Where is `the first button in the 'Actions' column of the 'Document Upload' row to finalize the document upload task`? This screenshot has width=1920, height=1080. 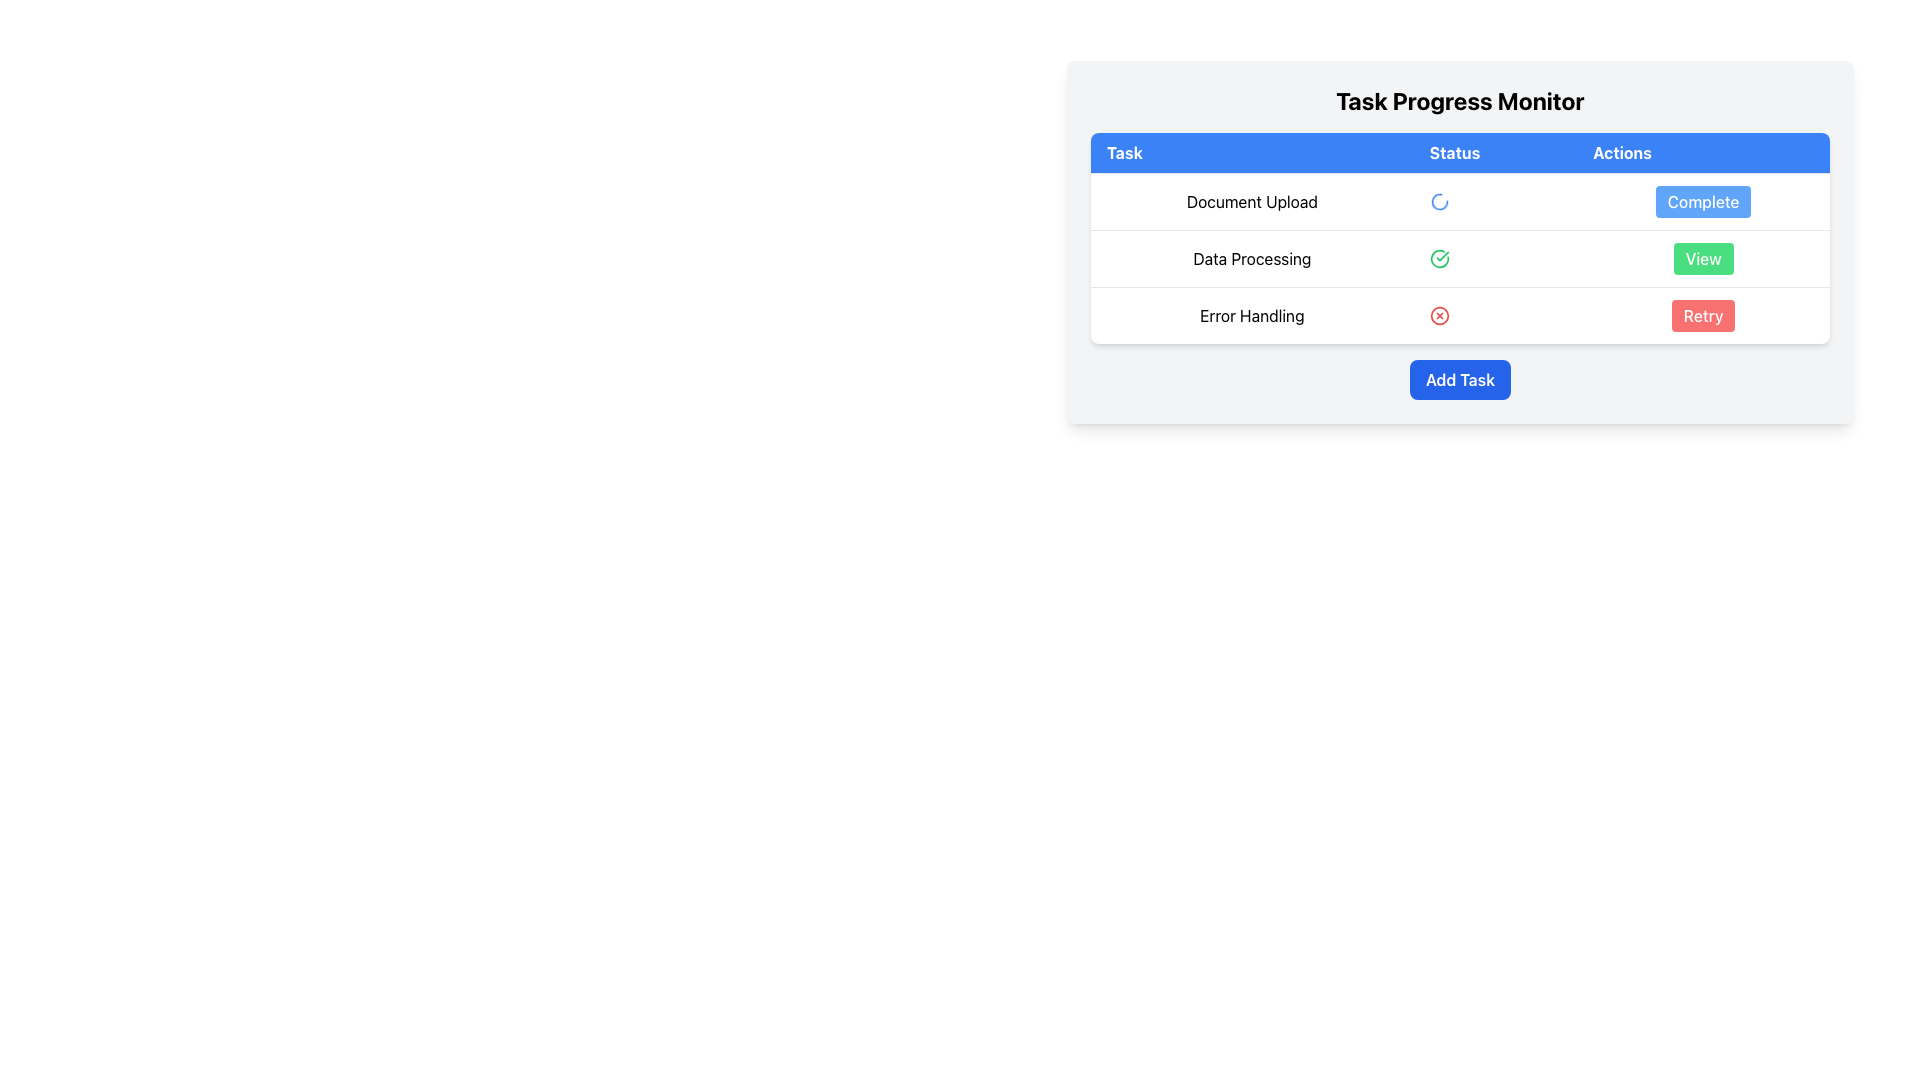
the first button in the 'Actions' column of the 'Document Upload' row to finalize the document upload task is located at coordinates (1702, 201).